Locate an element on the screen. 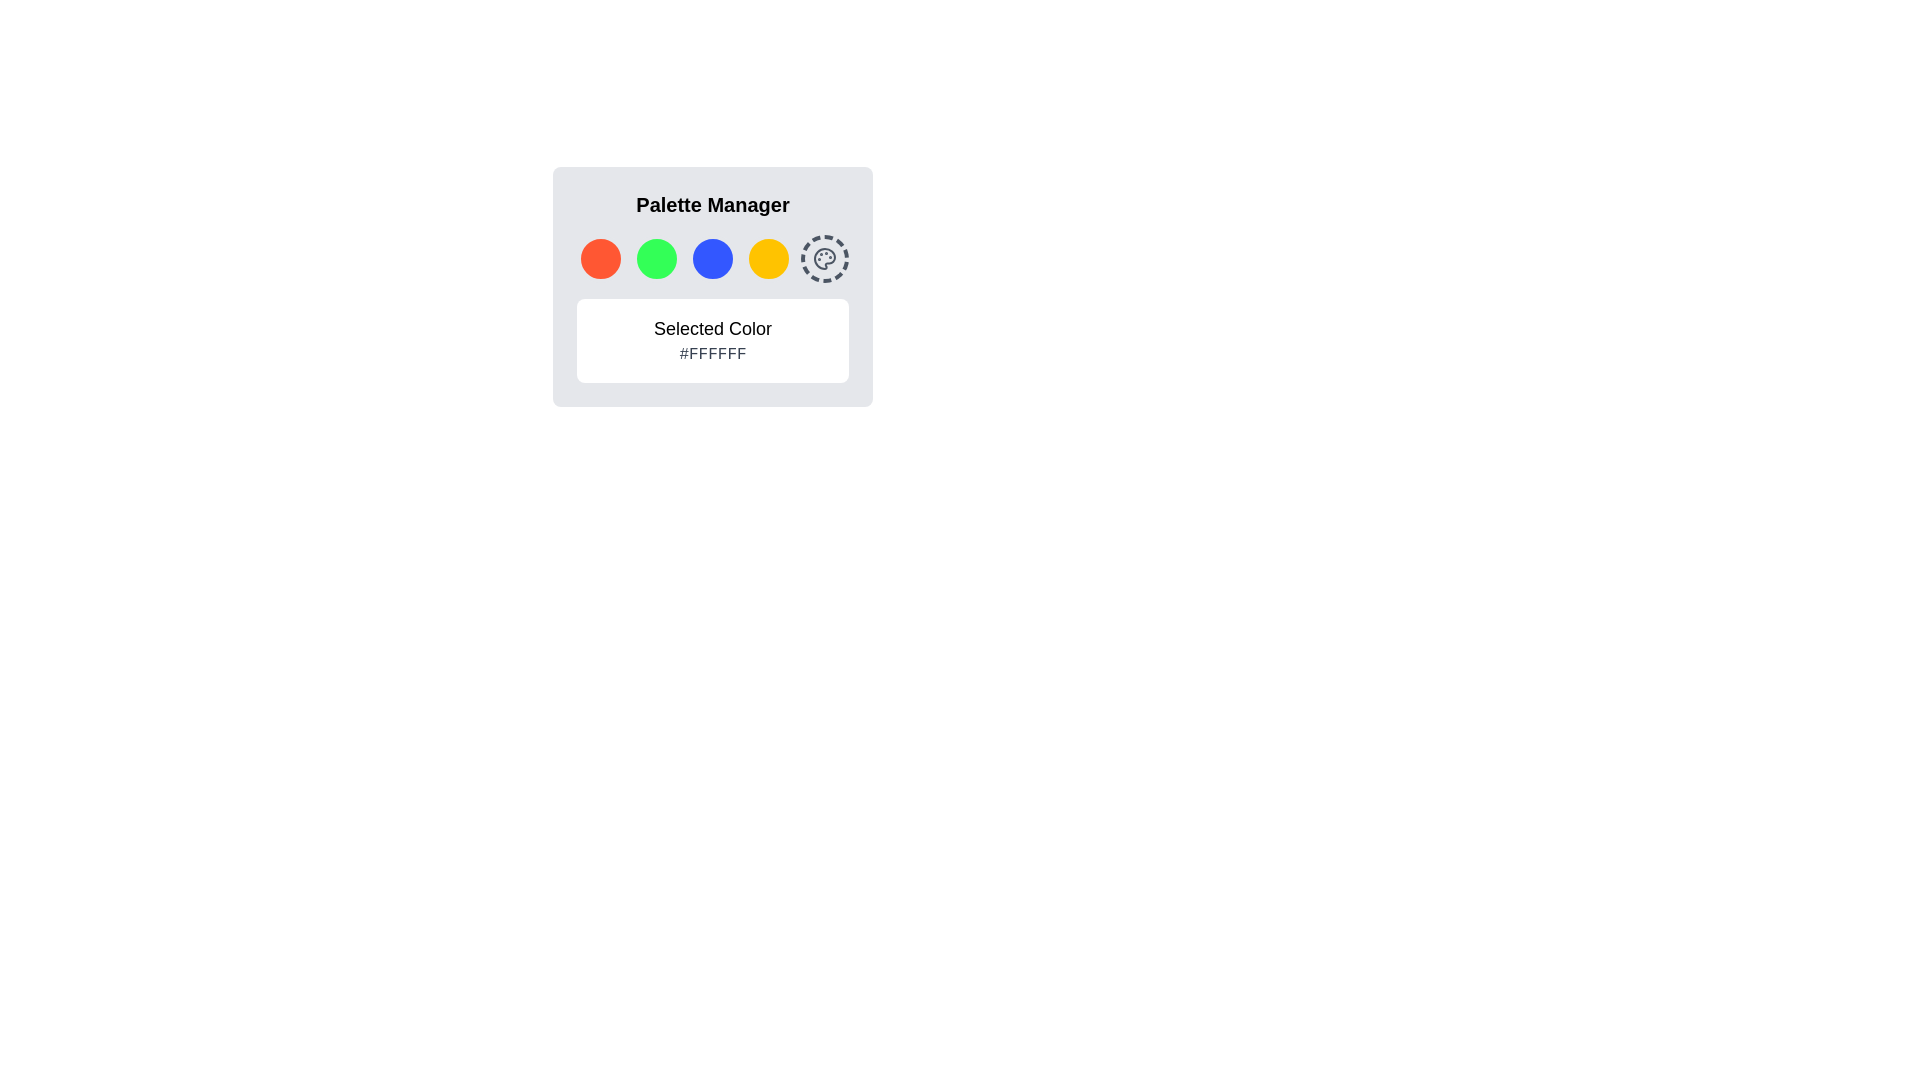 This screenshot has width=1920, height=1080. the fourth circular color selector button in the Palette Manager is located at coordinates (767, 257).